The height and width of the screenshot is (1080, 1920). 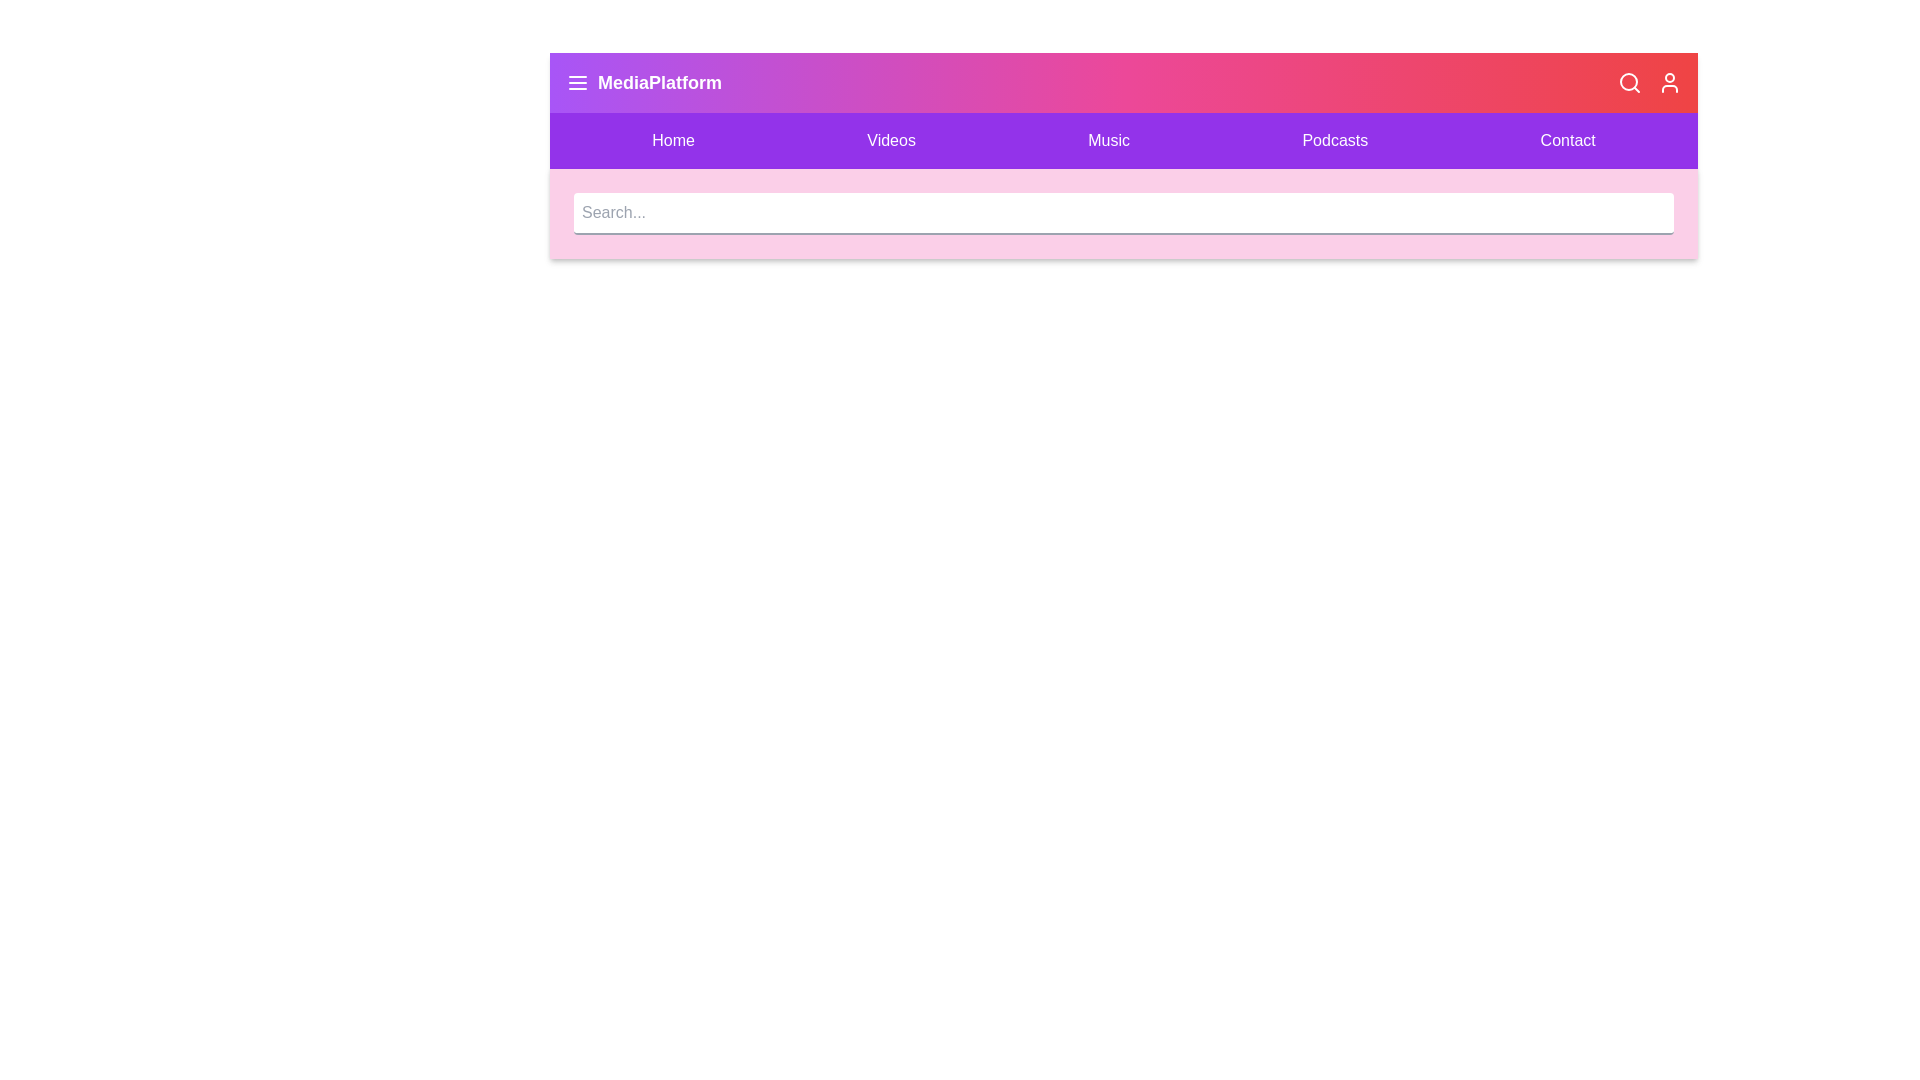 I want to click on the Contact menu item to navigate to the corresponding section, so click(x=1567, y=140).